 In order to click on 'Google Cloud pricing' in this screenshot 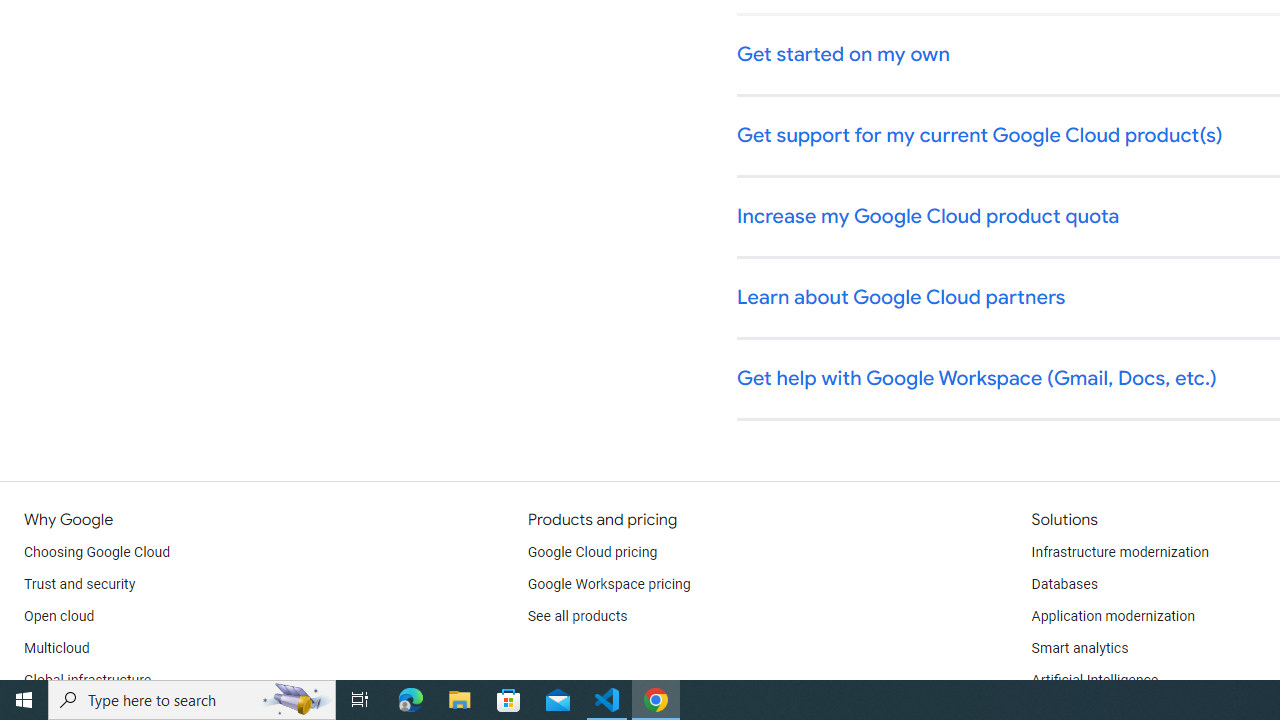, I will do `click(591, 552)`.